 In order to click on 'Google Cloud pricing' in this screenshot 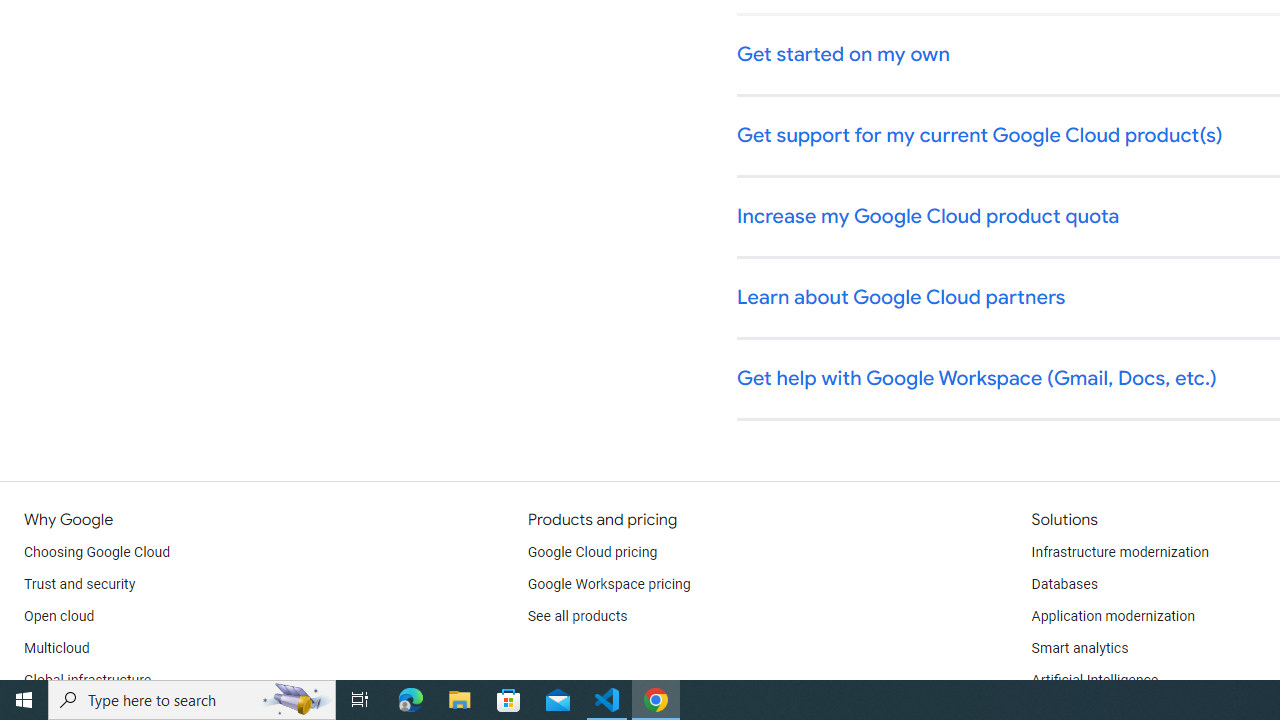, I will do `click(591, 552)`.